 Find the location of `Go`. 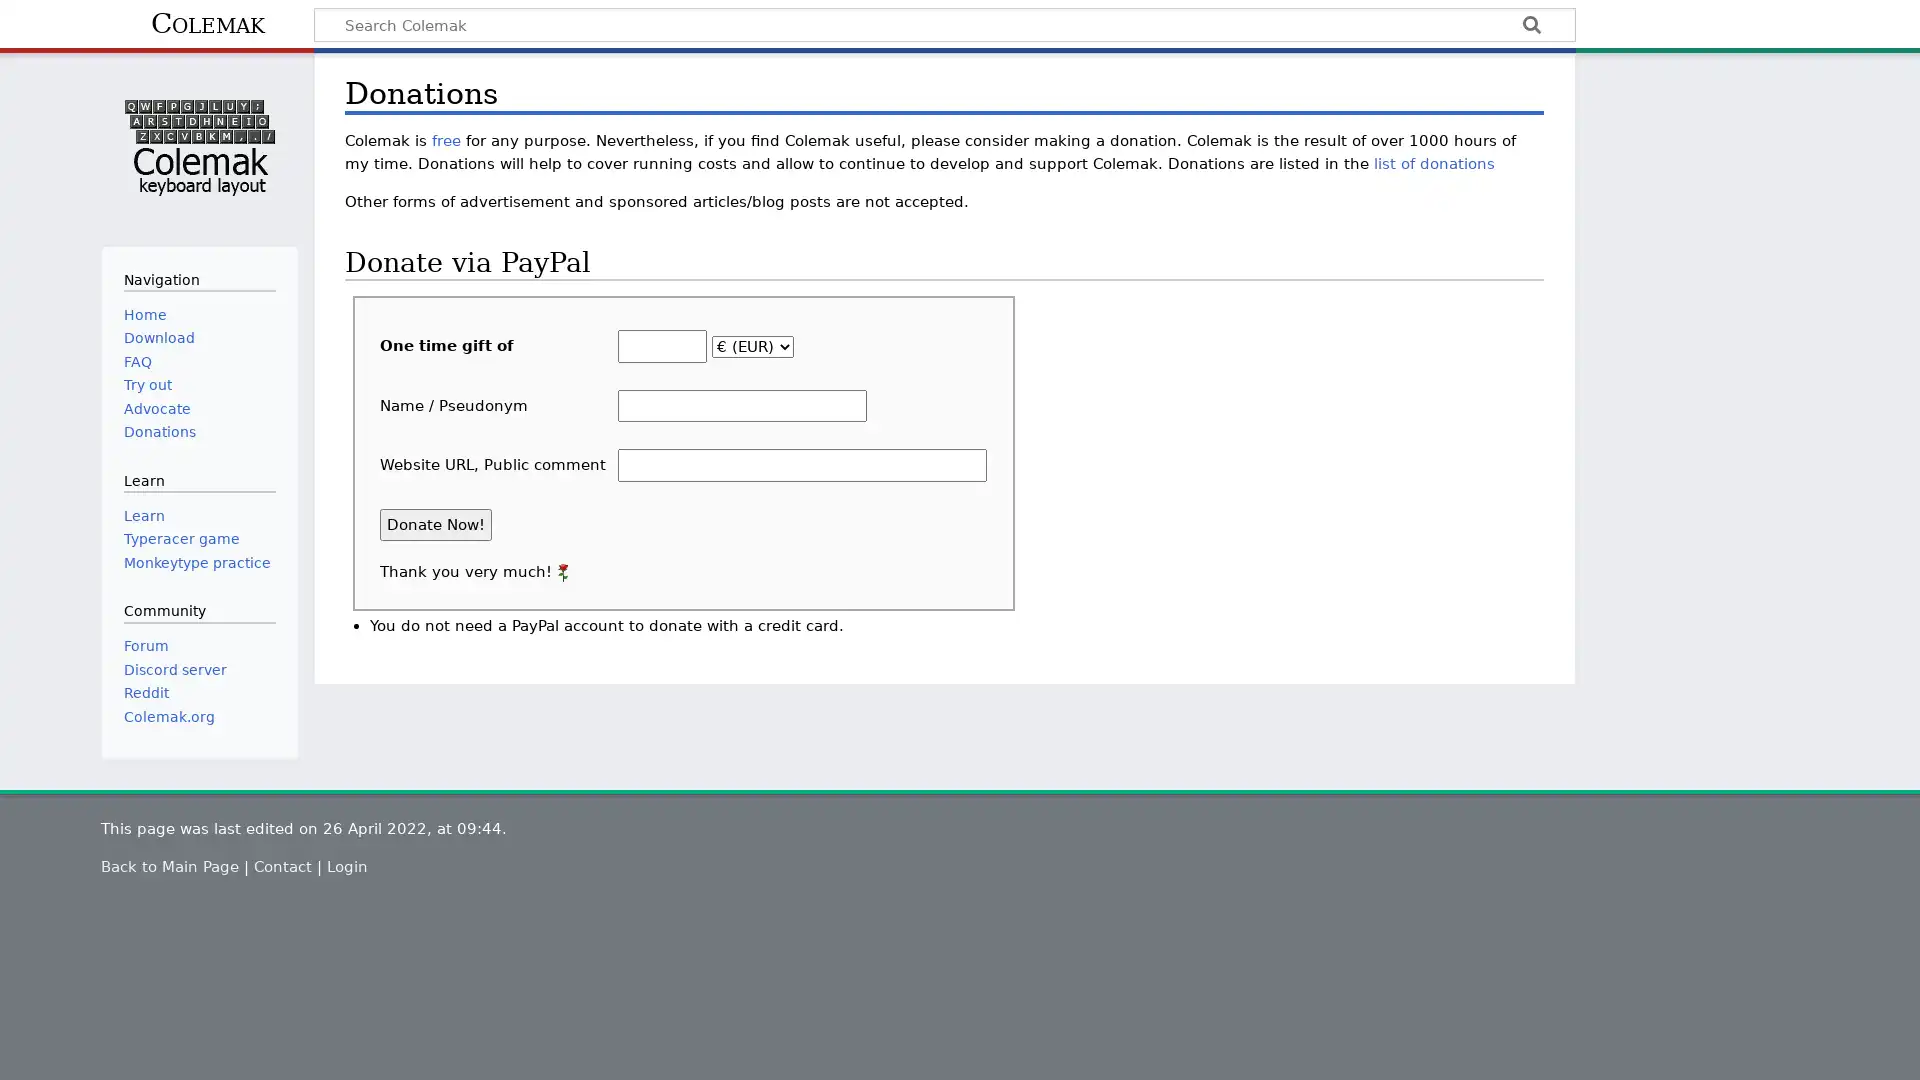

Go is located at coordinates (1530, 27).